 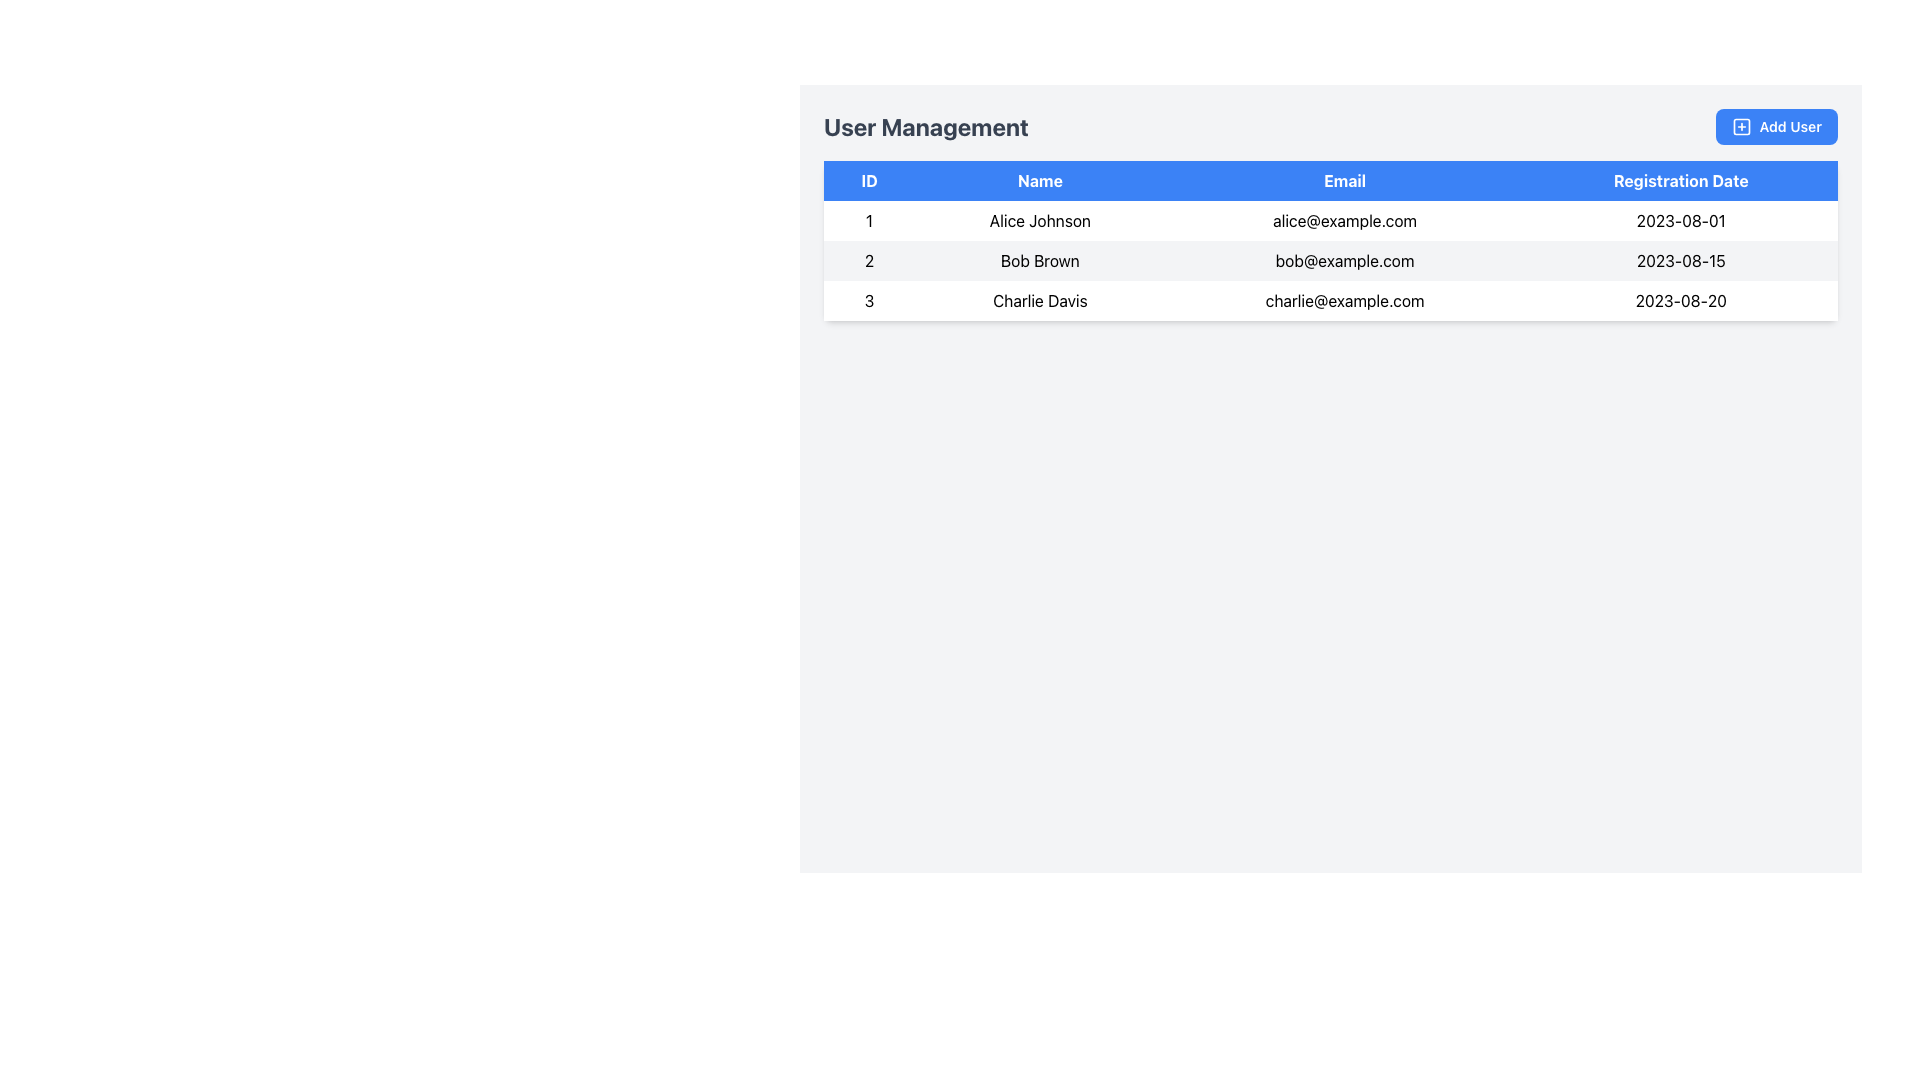 What do you see at coordinates (869, 300) in the screenshot?
I see `the ID text in the third row of the table that identifies the row containing 'Charlie Davis'` at bounding box center [869, 300].